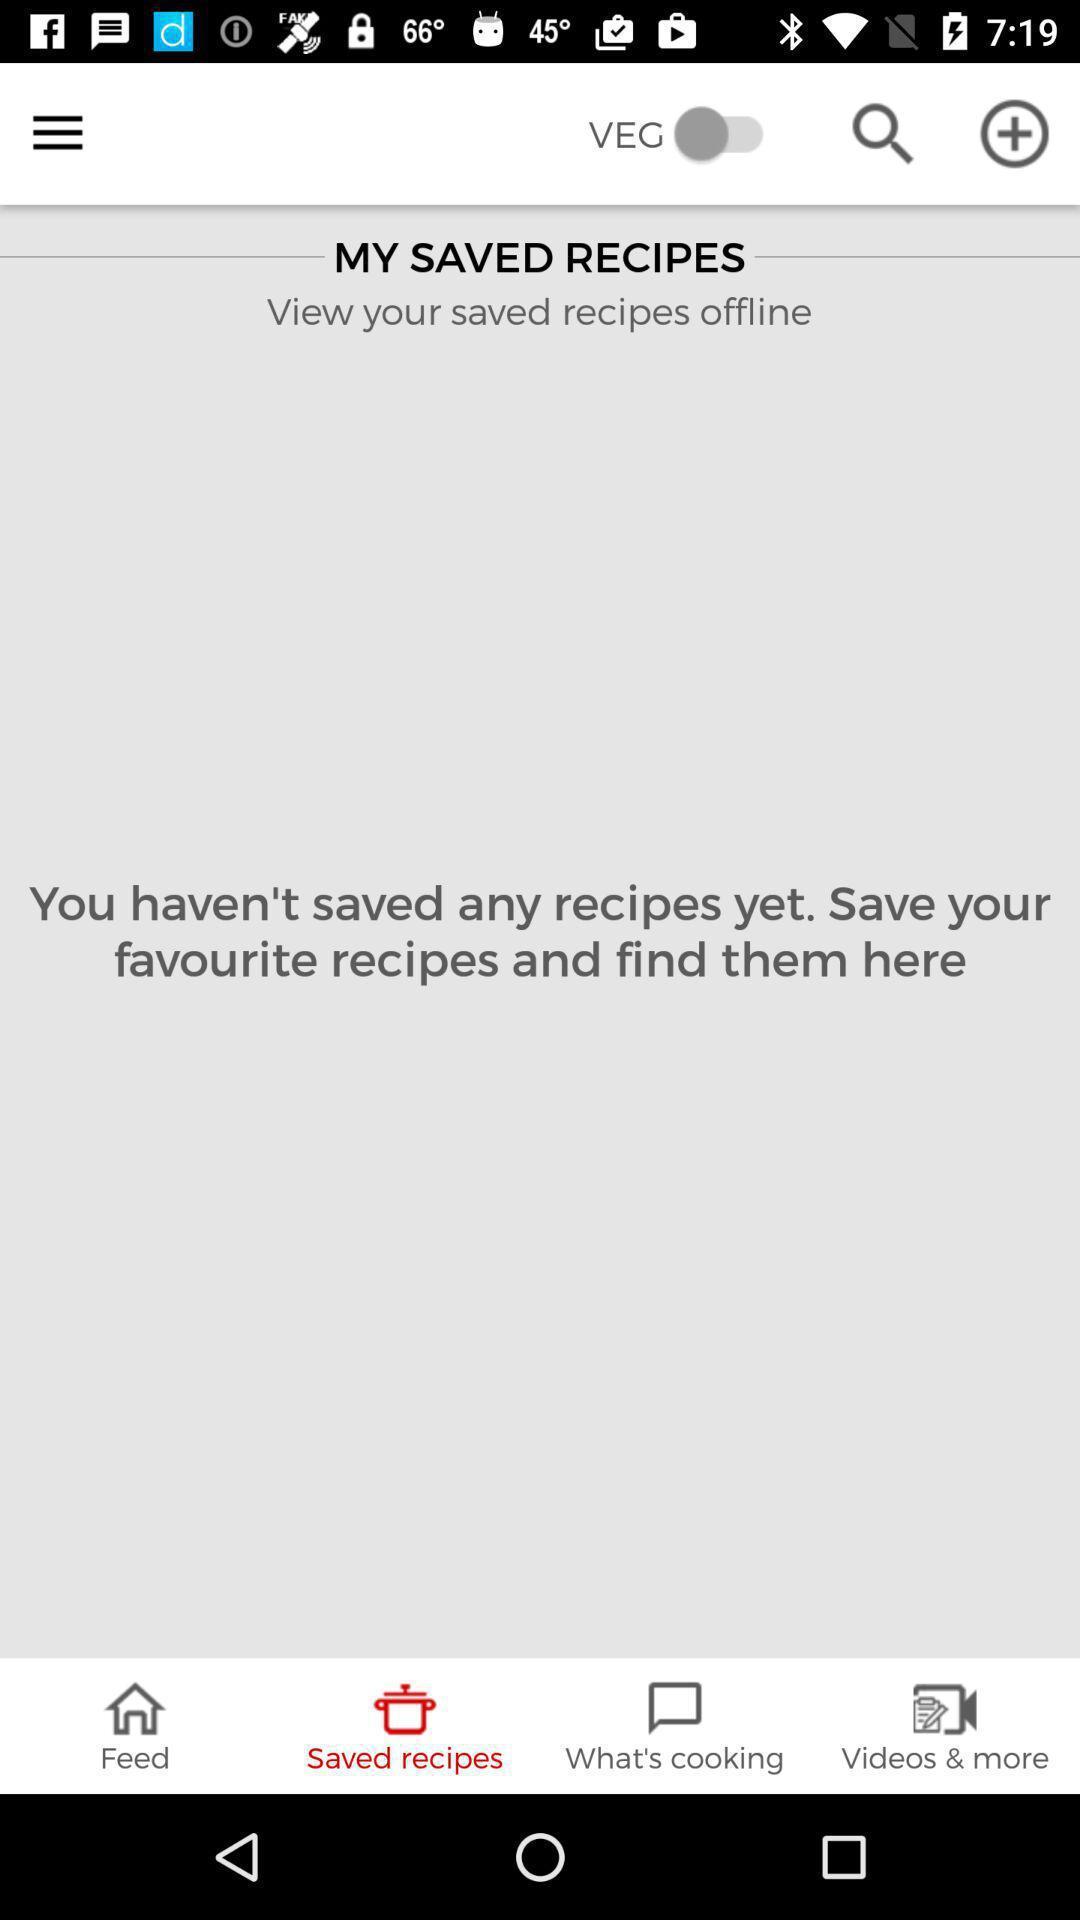  I want to click on item below you haven t icon, so click(675, 1725).